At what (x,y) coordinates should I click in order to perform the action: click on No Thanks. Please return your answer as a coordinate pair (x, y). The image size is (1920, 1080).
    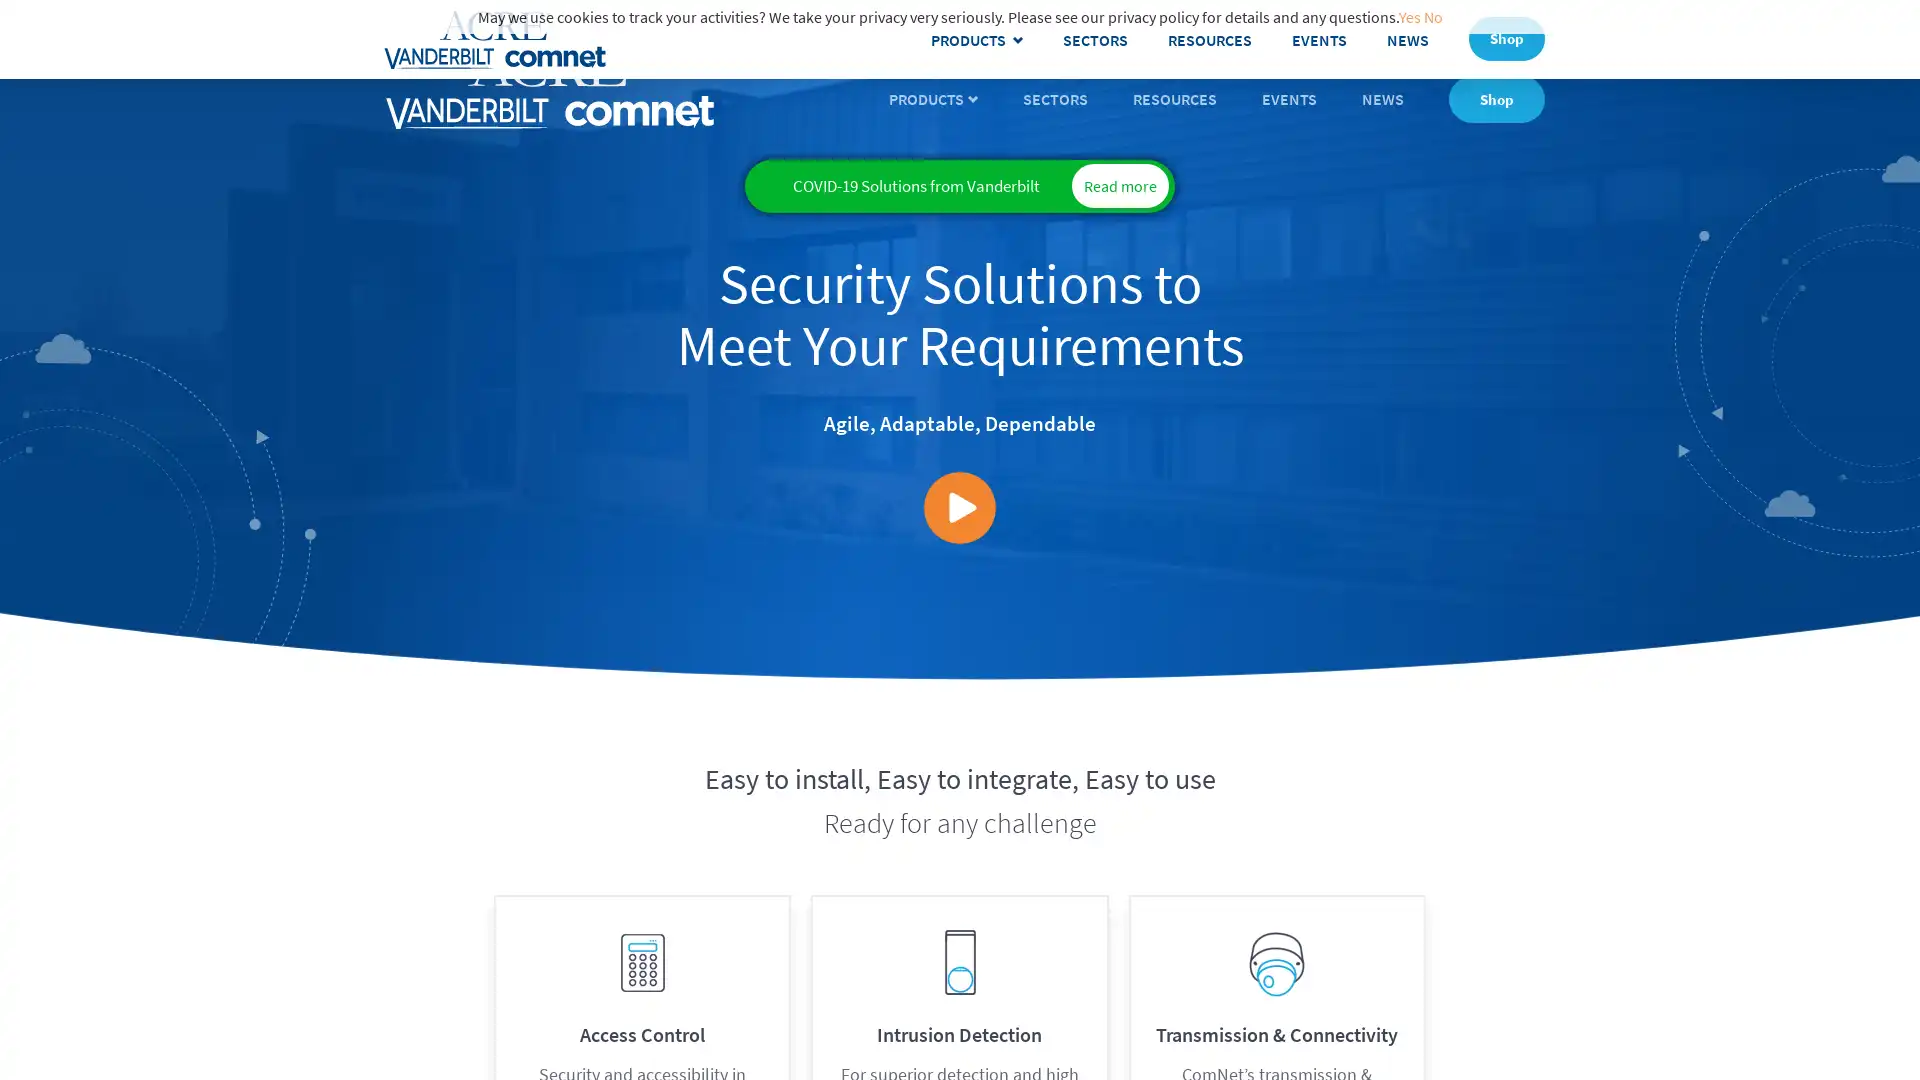
    Looking at the image, I should click on (1749, 1036).